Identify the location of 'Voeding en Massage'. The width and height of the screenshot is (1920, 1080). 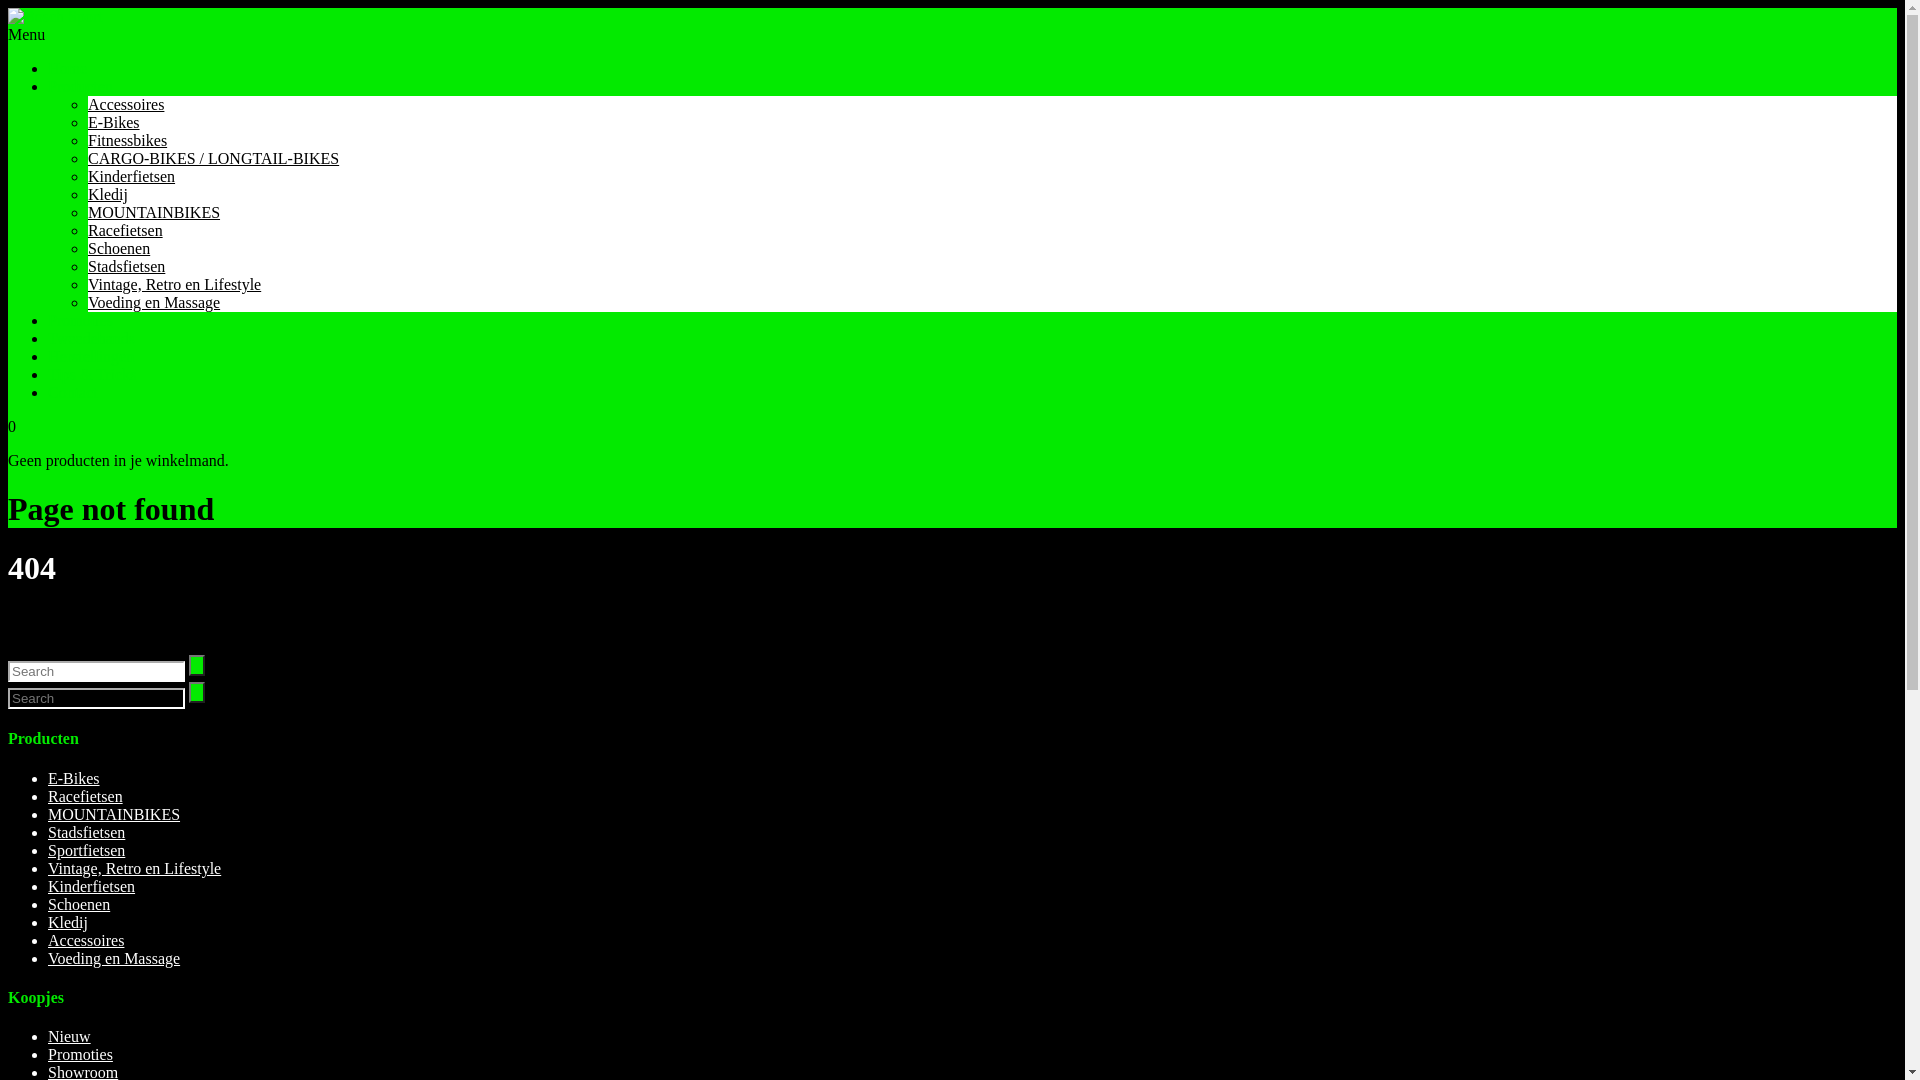
(113, 957).